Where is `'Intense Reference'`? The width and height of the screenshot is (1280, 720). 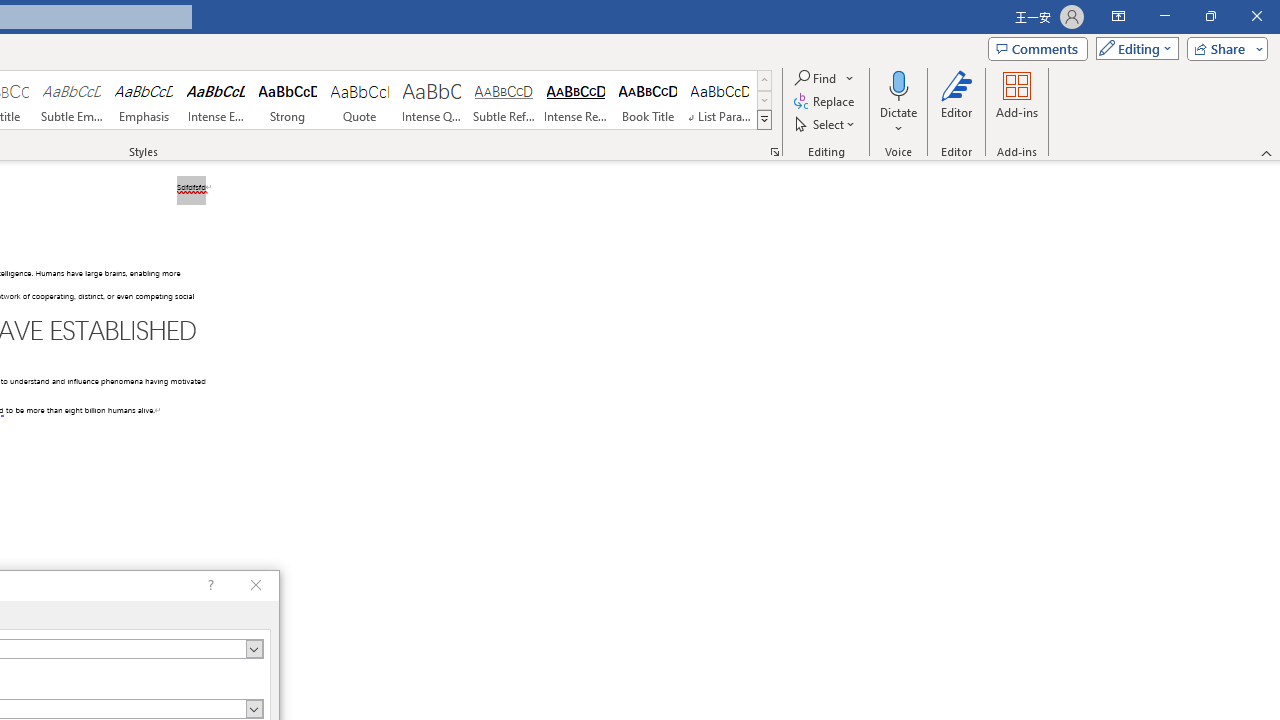 'Intense Reference' is located at coordinates (575, 100).